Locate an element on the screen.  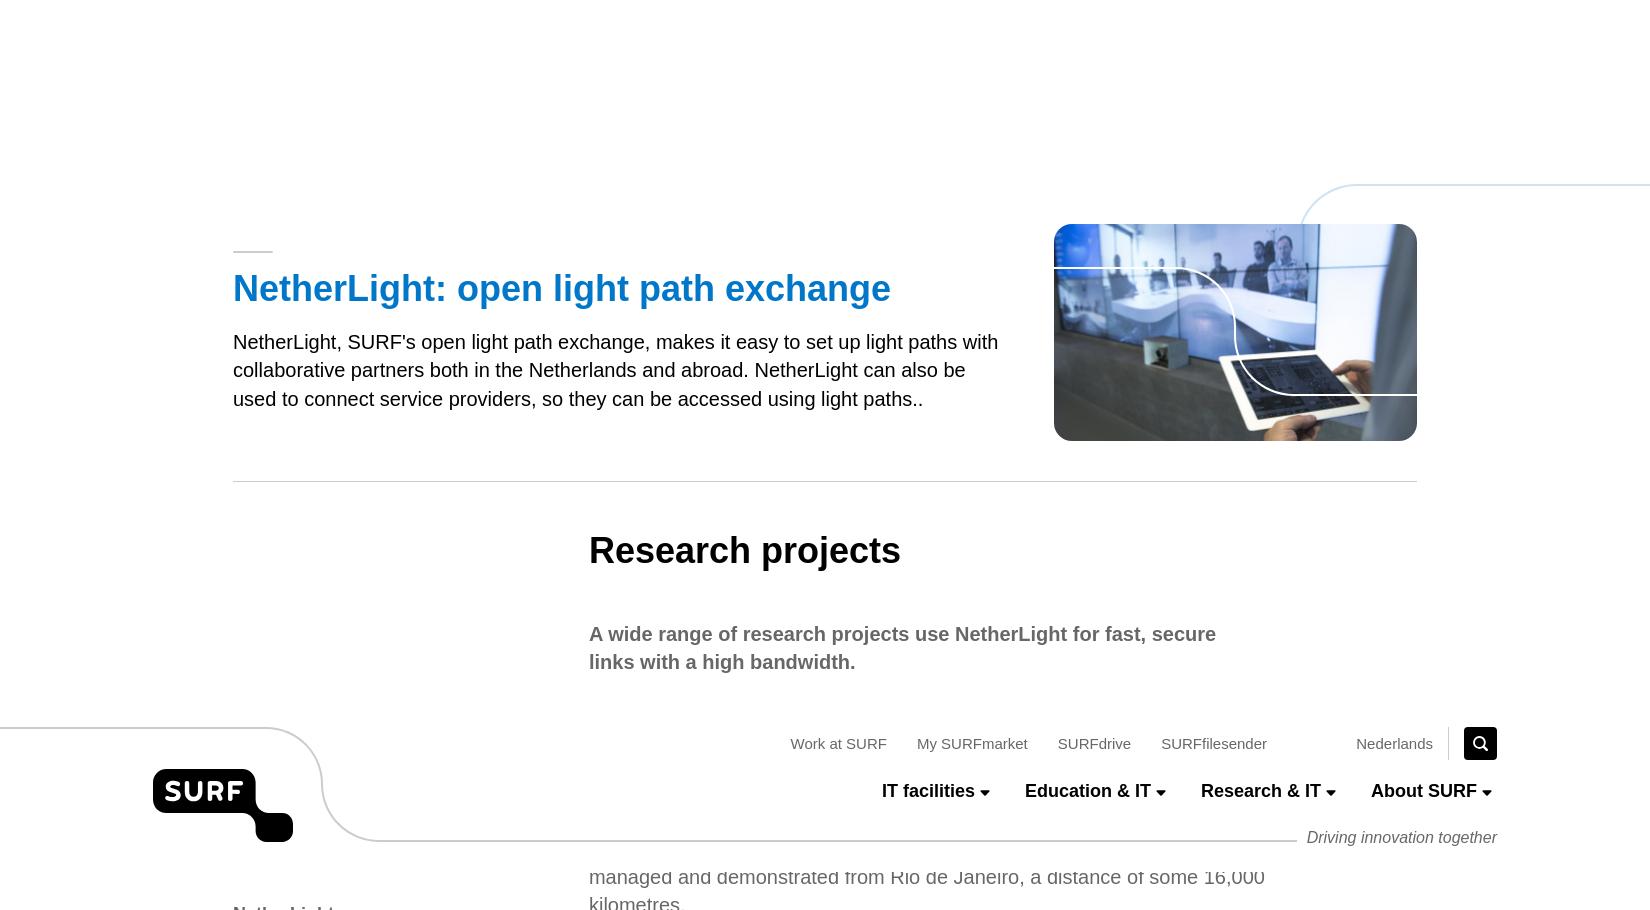
'SURFdrive' is located at coordinates (1093, 29).